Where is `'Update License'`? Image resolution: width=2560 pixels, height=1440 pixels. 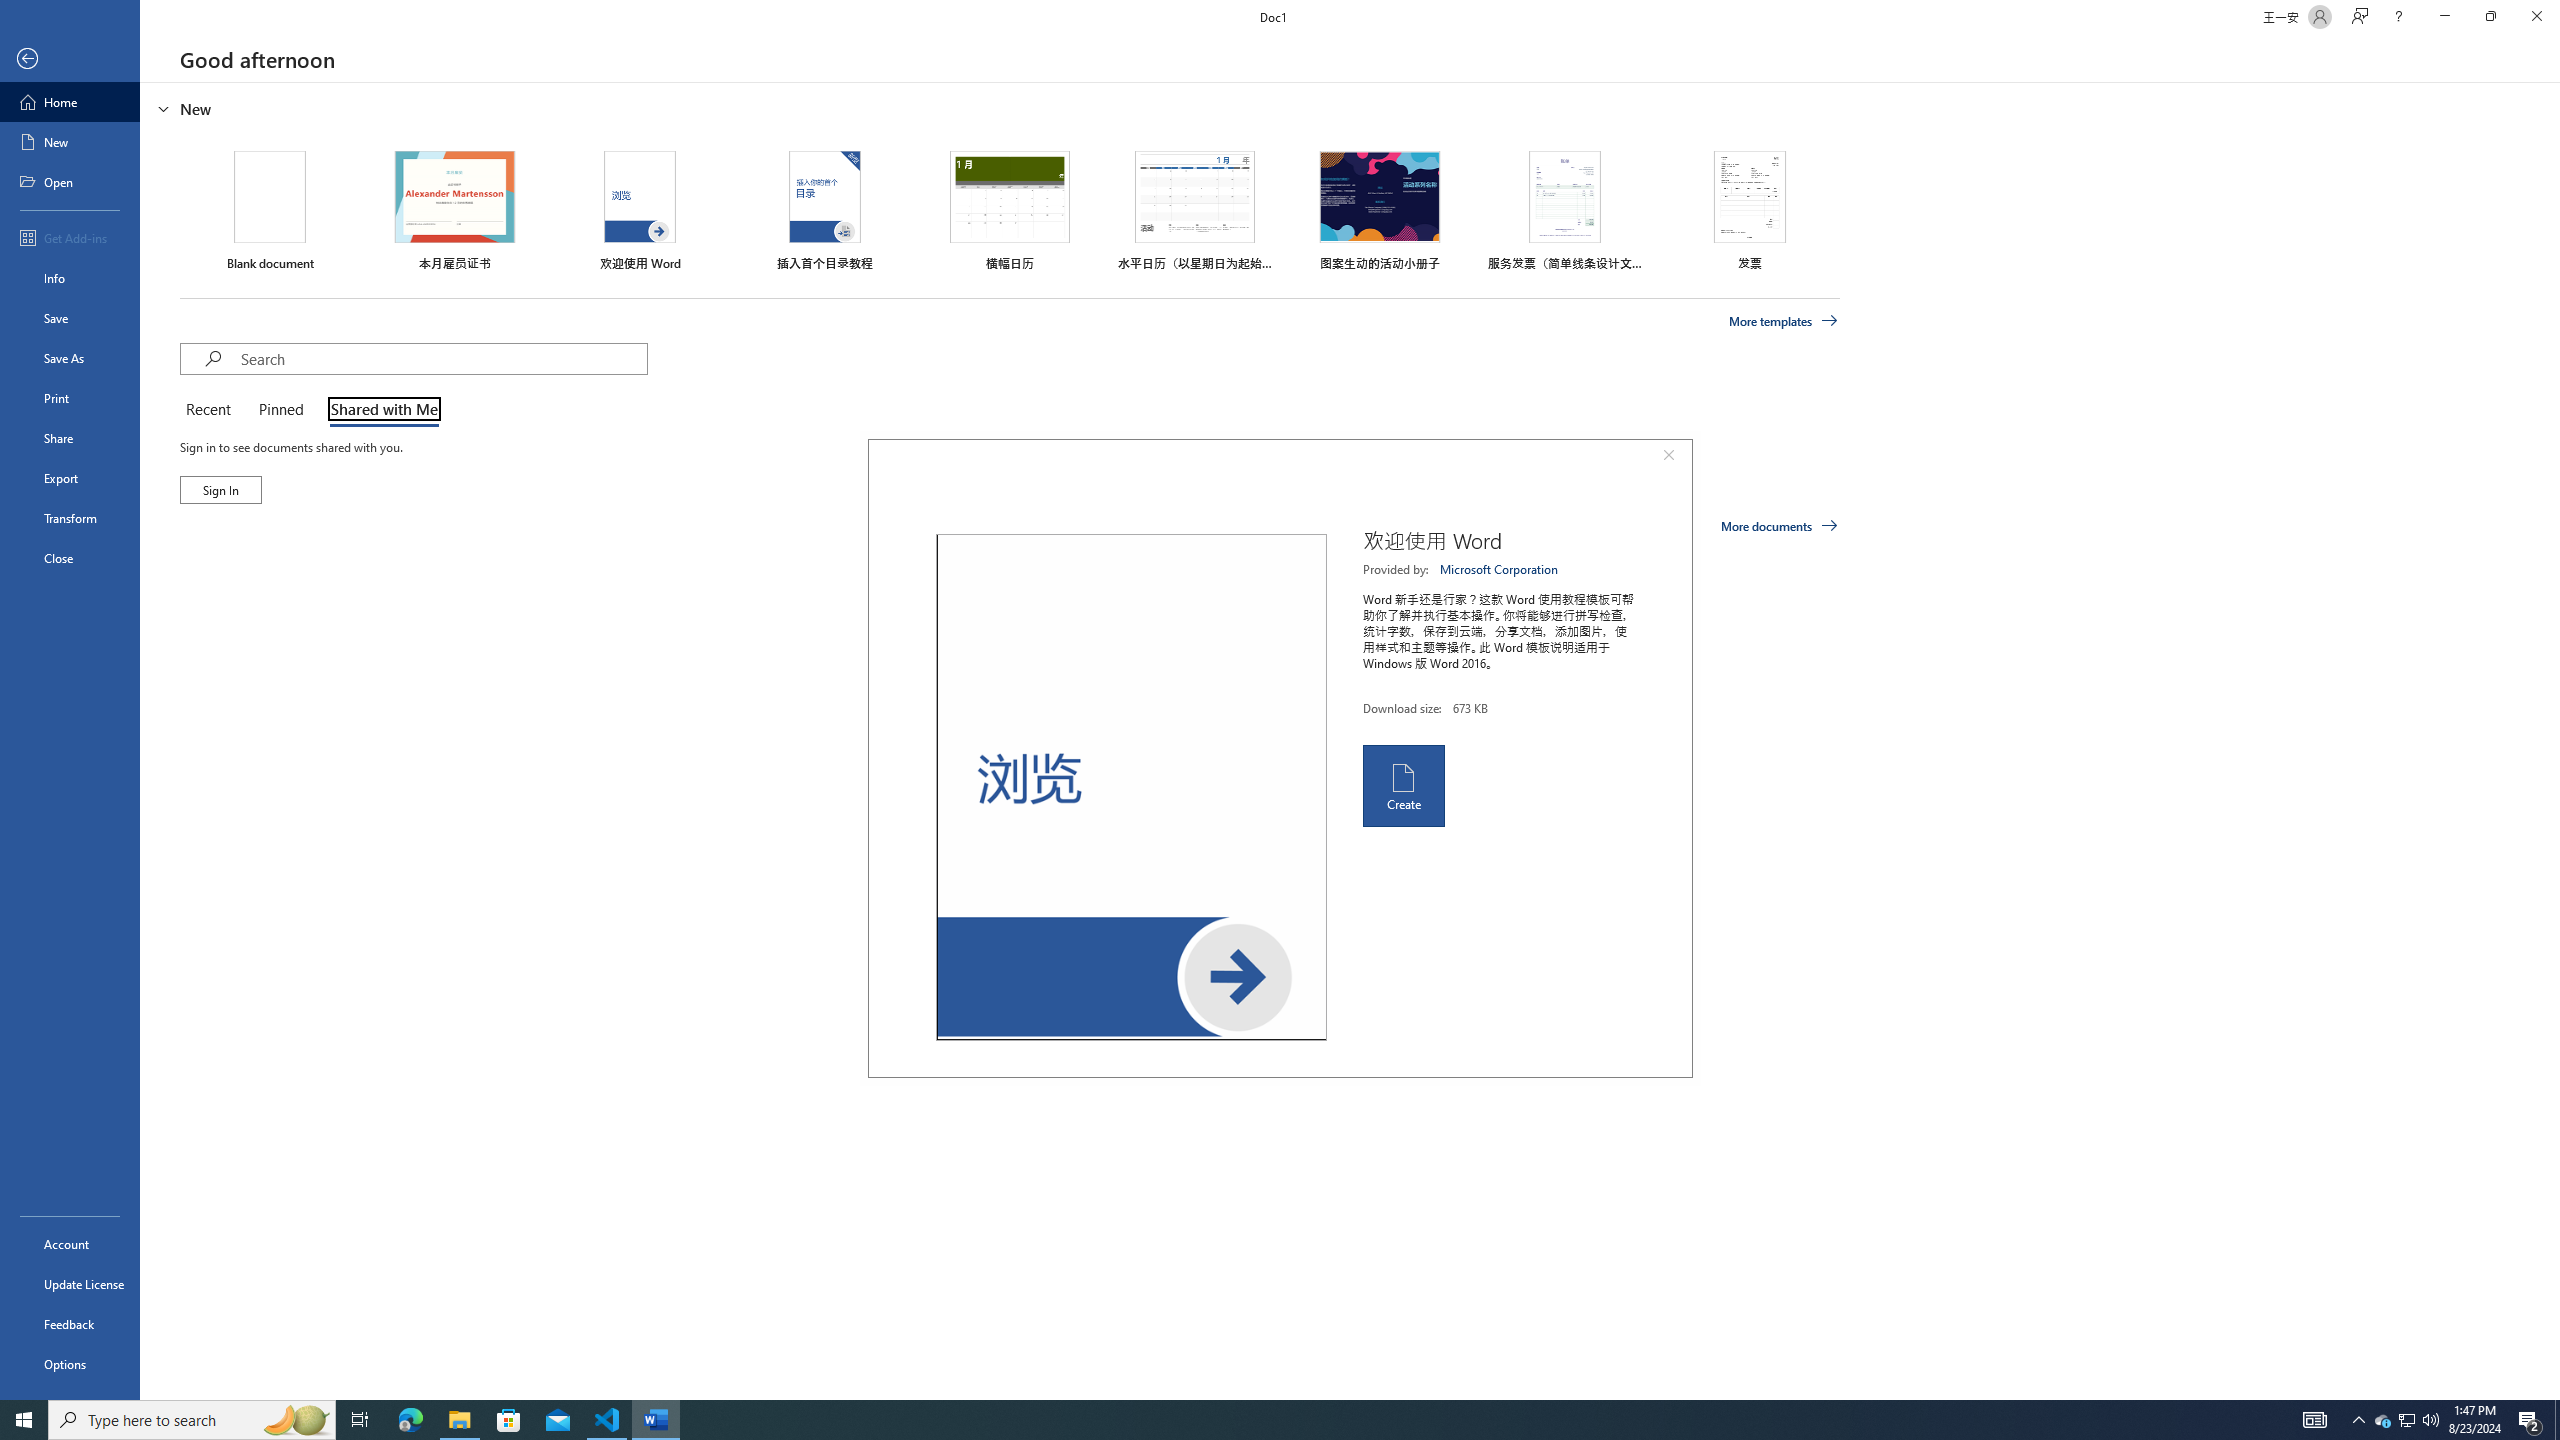 'Update License' is located at coordinates (69, 1283).